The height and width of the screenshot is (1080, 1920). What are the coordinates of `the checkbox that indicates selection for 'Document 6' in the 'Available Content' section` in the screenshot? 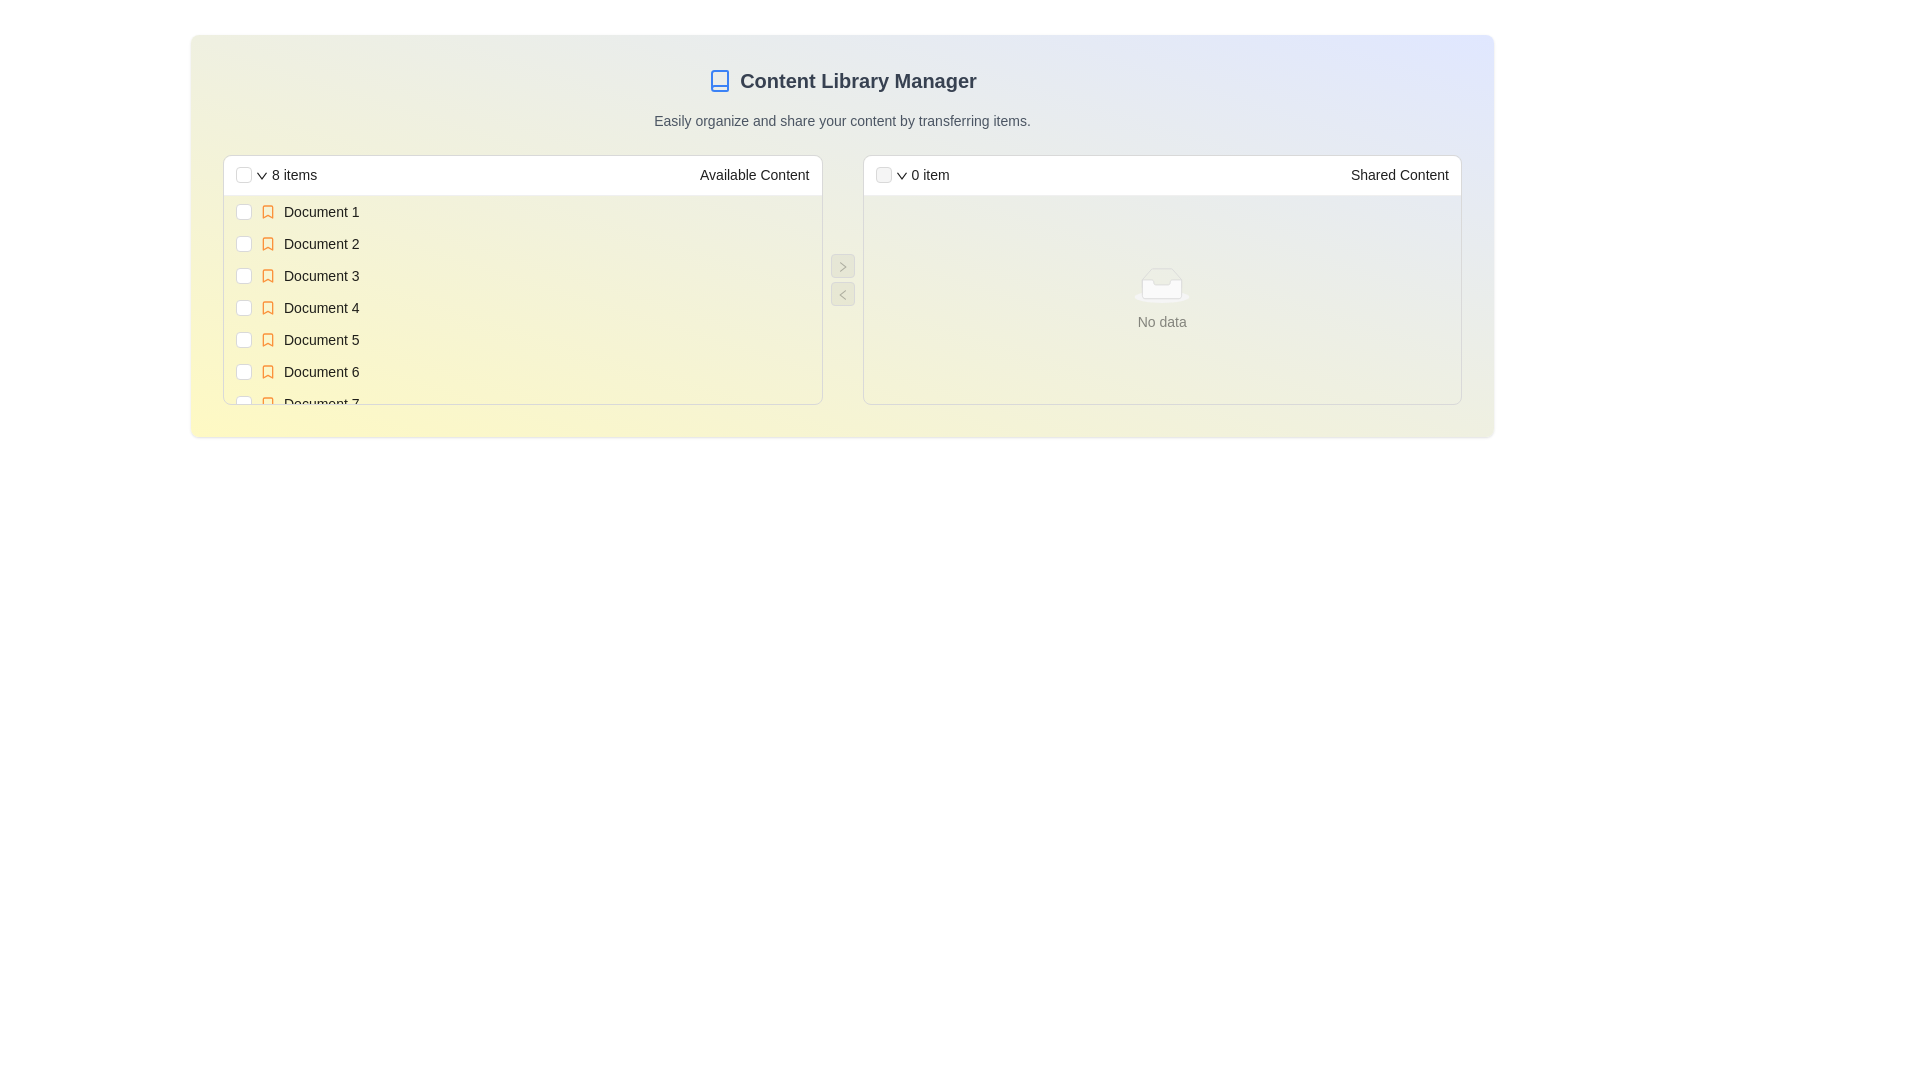 It's located at (243, 371).